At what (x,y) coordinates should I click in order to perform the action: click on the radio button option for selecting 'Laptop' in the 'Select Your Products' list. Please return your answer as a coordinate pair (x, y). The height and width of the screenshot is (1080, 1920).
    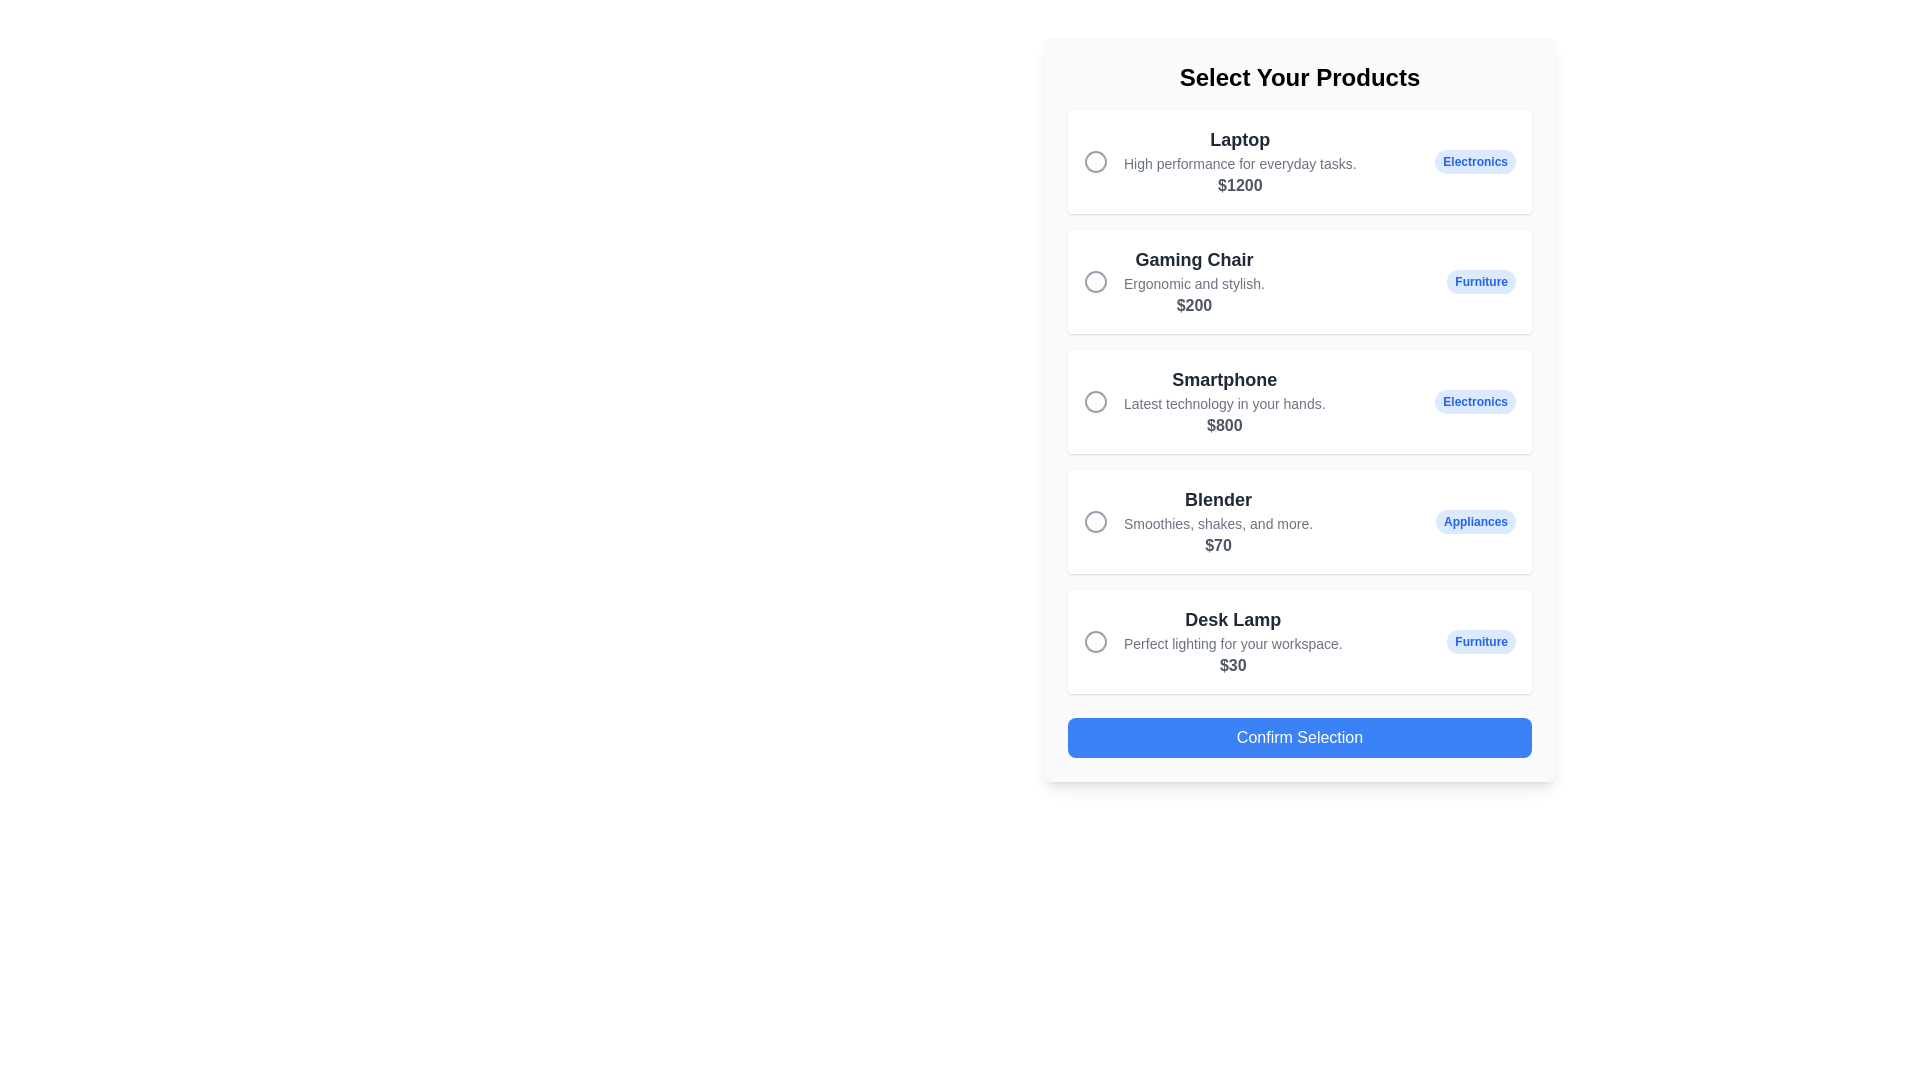
    Looking at the image, I should click on (1094, 161).